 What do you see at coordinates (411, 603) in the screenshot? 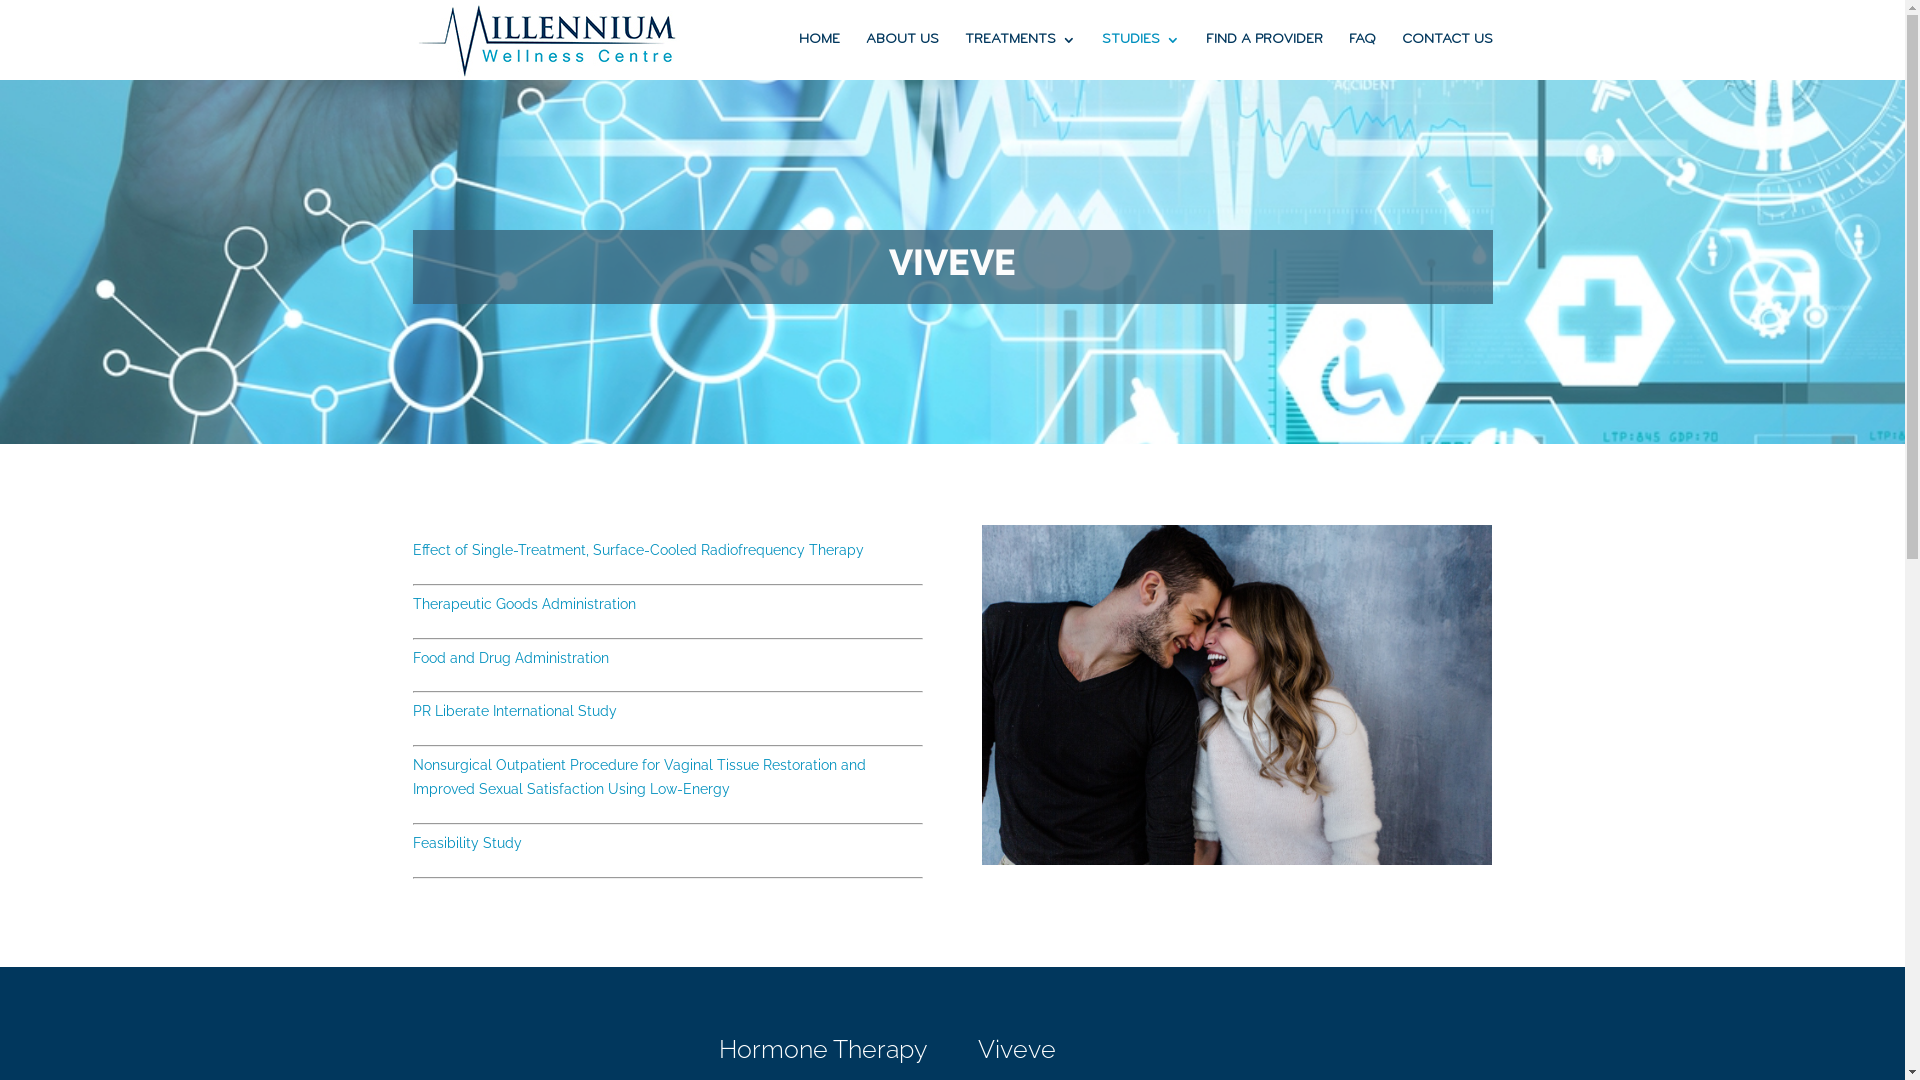
I see `'Therapeutic Goods Administration'` at bounding box center [411, 603].